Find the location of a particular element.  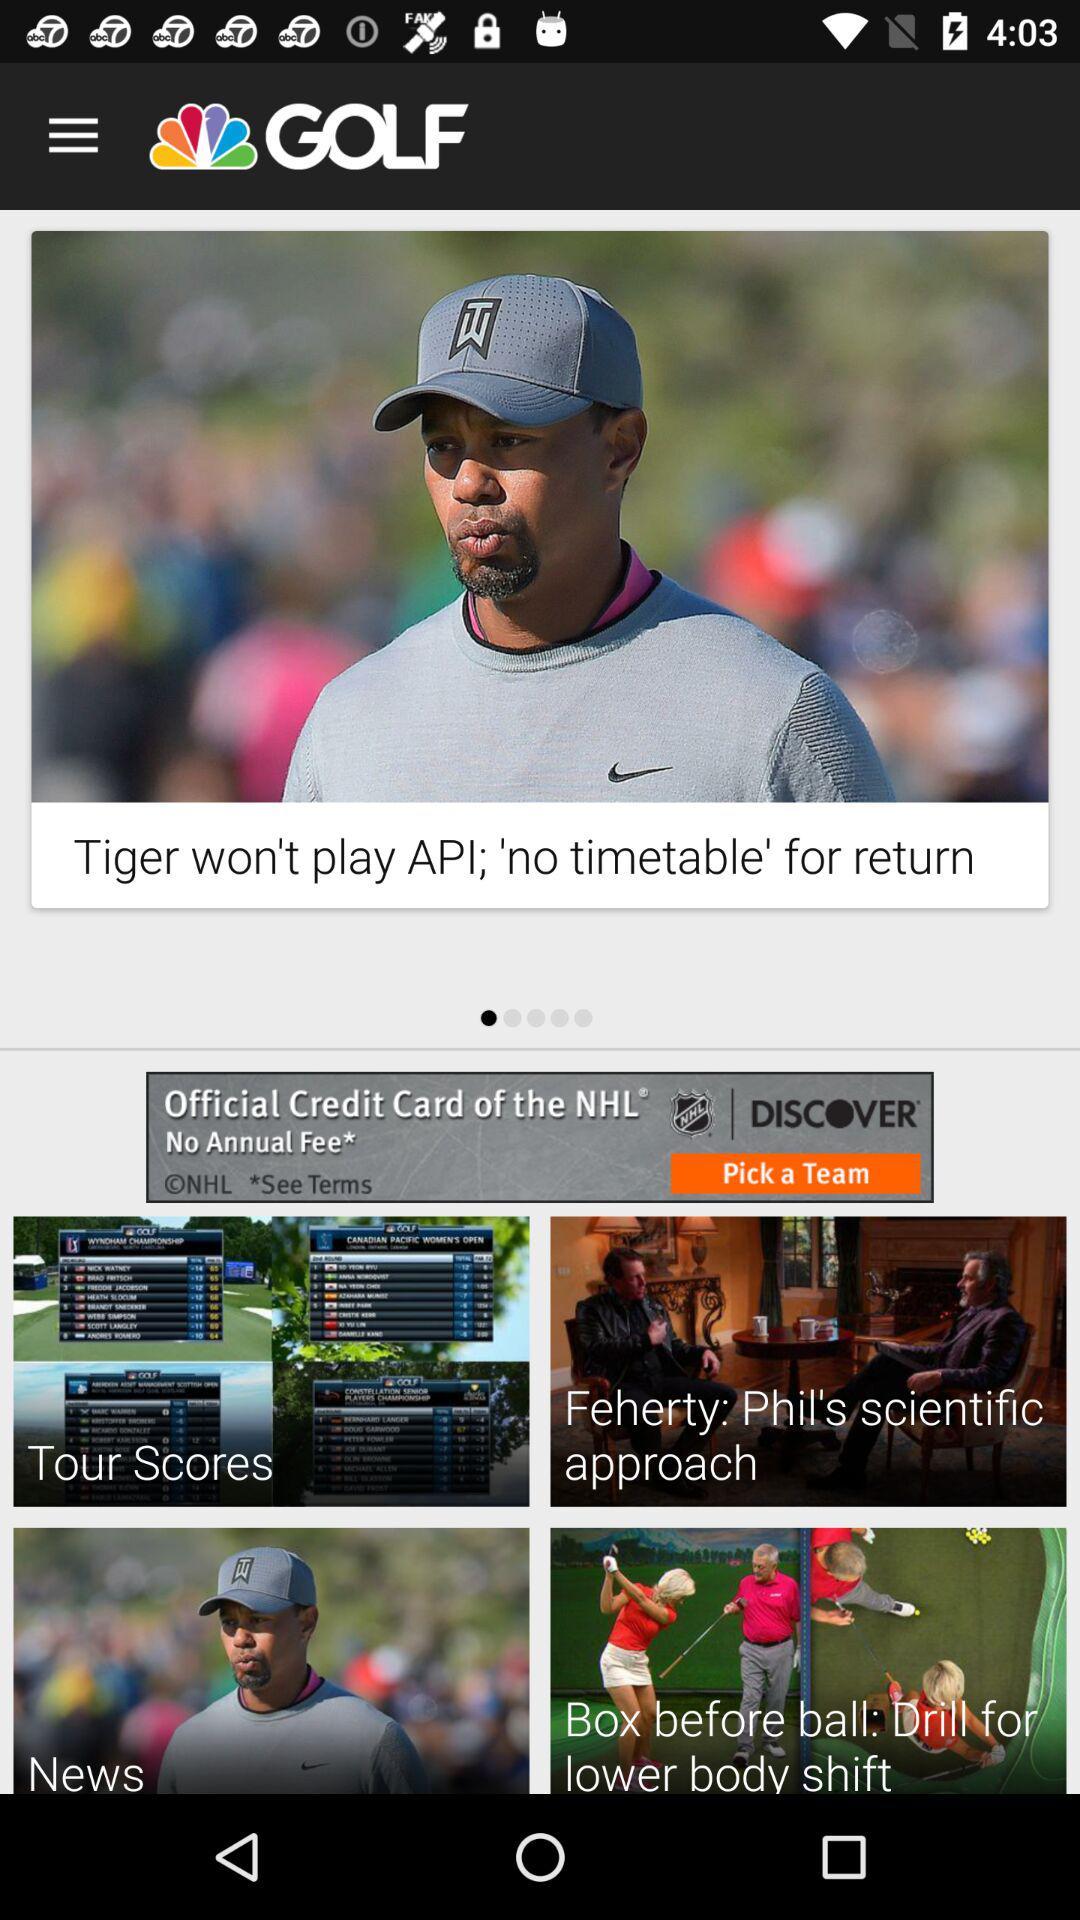

switch to article is located at coordinates (540, 516).